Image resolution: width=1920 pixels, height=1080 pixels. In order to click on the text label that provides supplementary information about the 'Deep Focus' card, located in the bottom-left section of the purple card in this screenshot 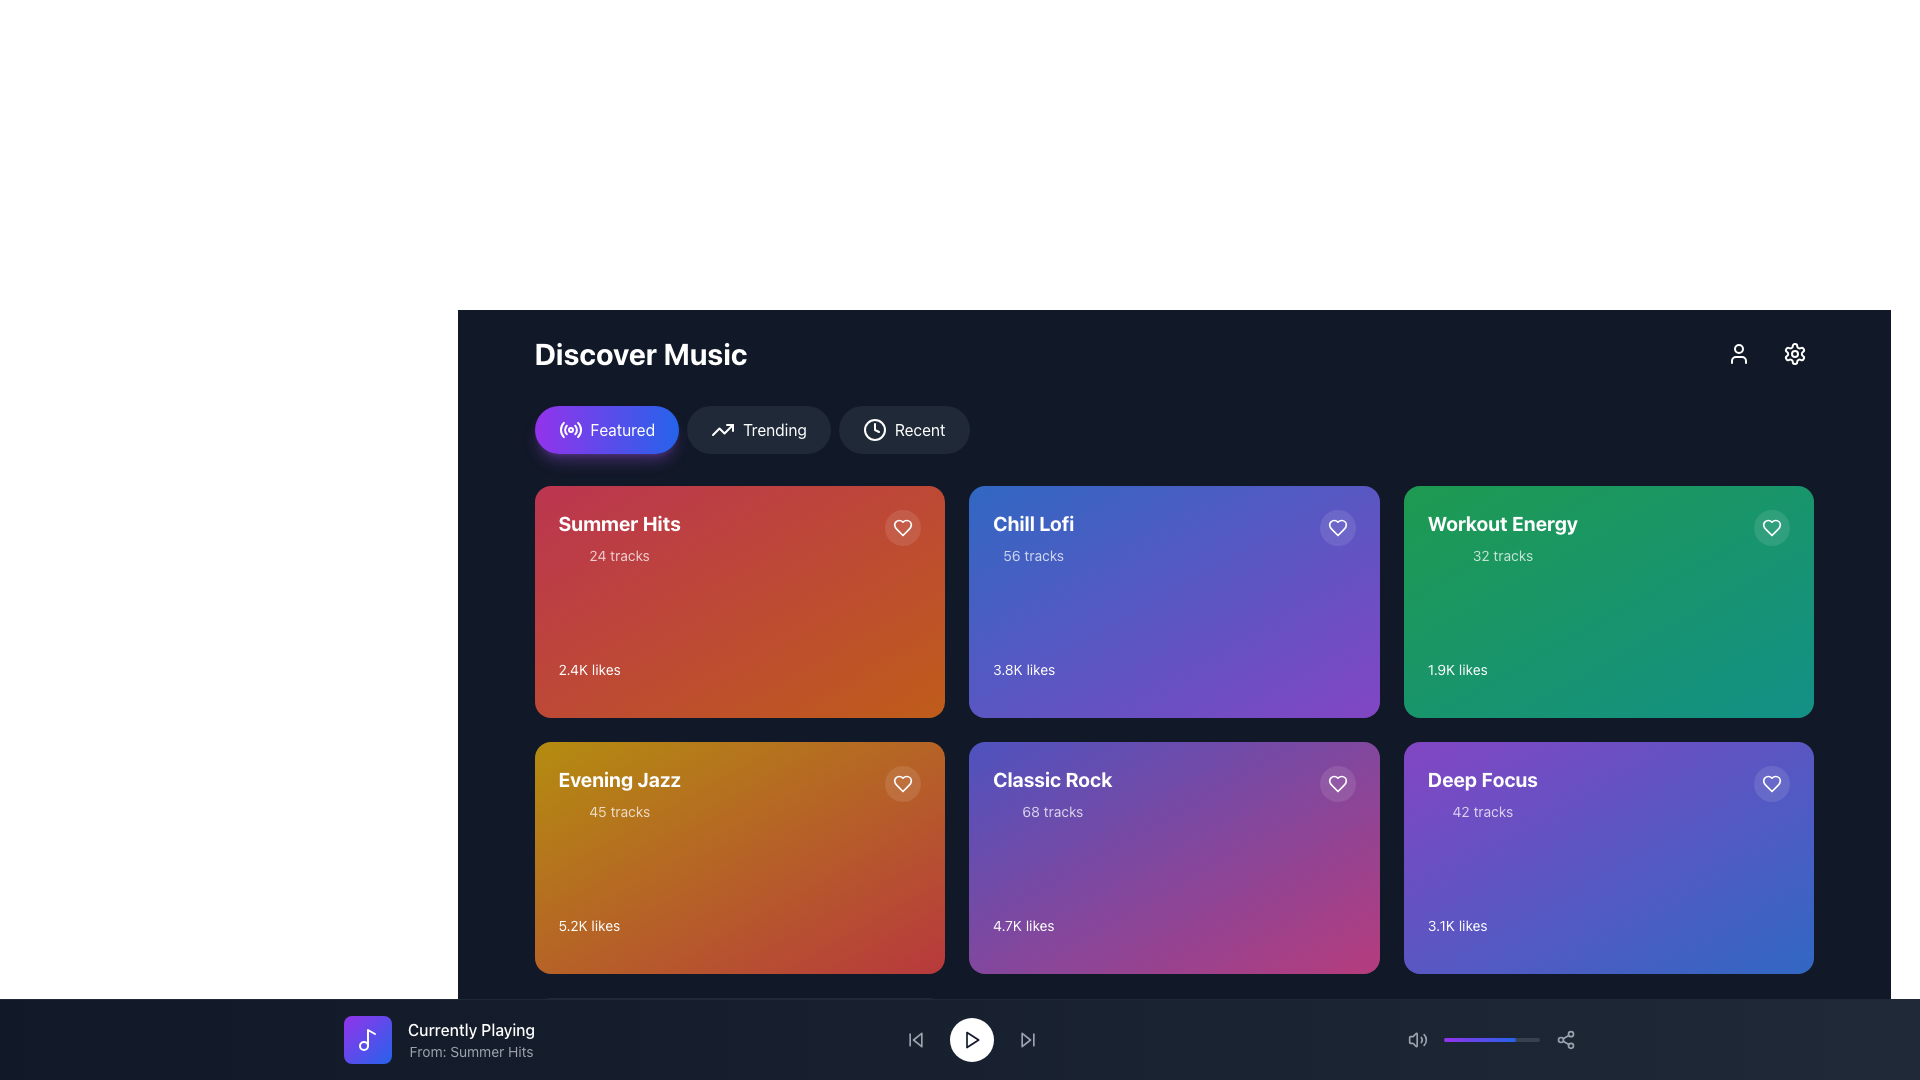, I will do `click(1482, 812)`.